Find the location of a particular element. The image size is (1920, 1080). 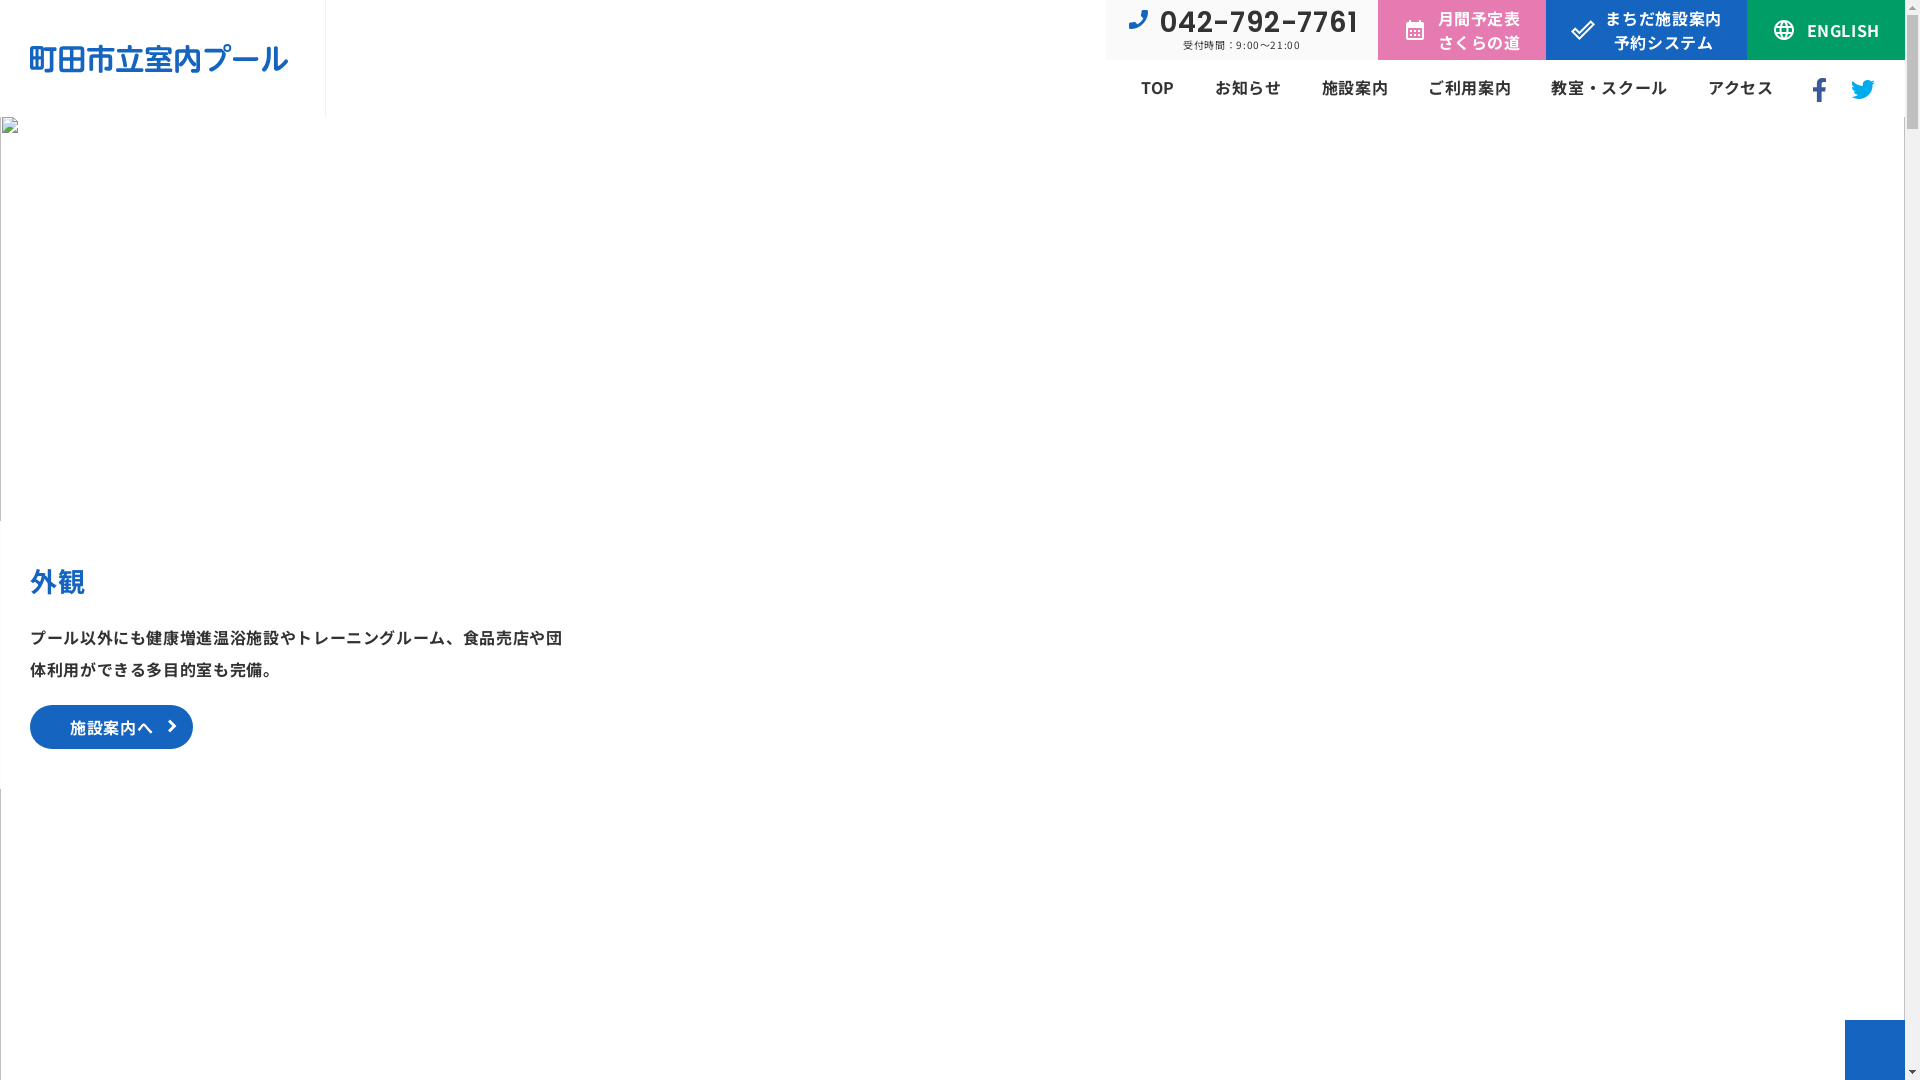

'TOP' is located at coordinates (1157, 86).